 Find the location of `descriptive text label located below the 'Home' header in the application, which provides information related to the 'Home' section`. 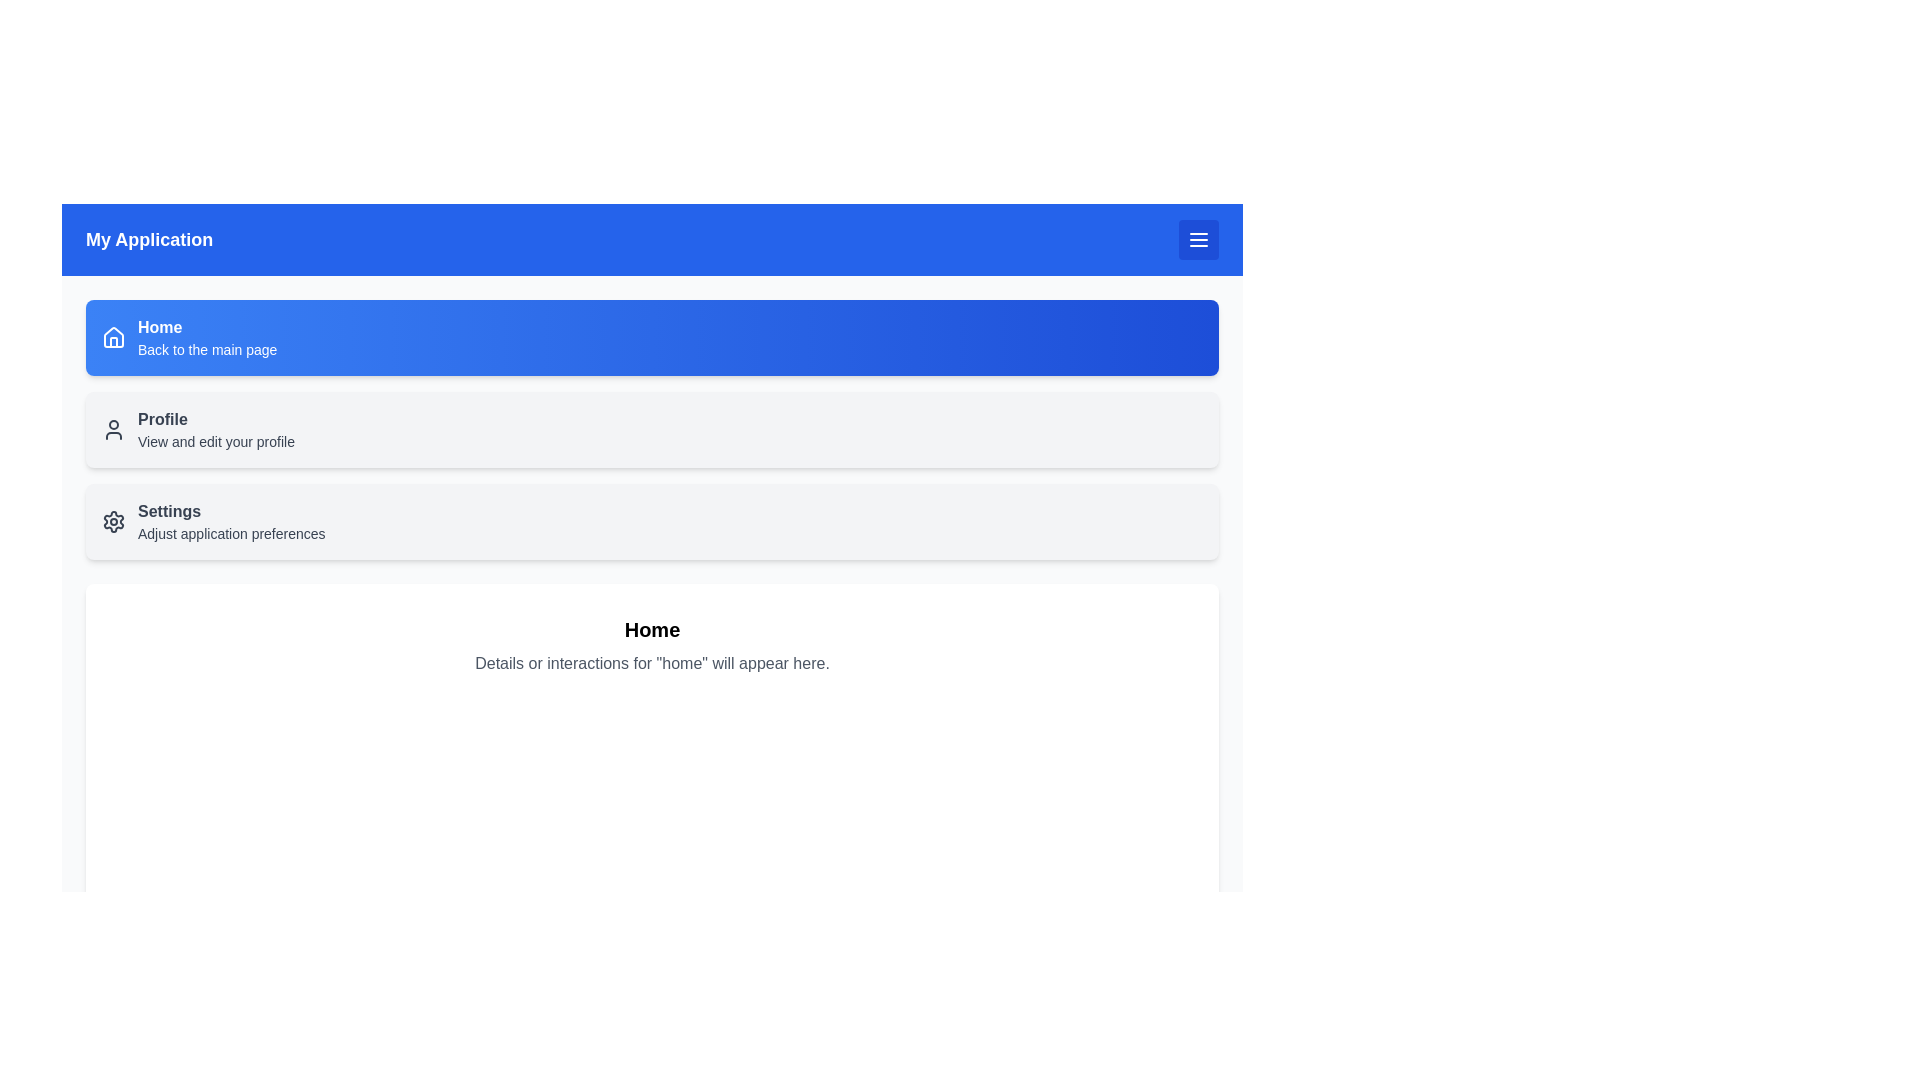

descriptive text label located below the 'Home' header in the application, which provides information related to the 'Home' section is located at coordinates (652, 663).